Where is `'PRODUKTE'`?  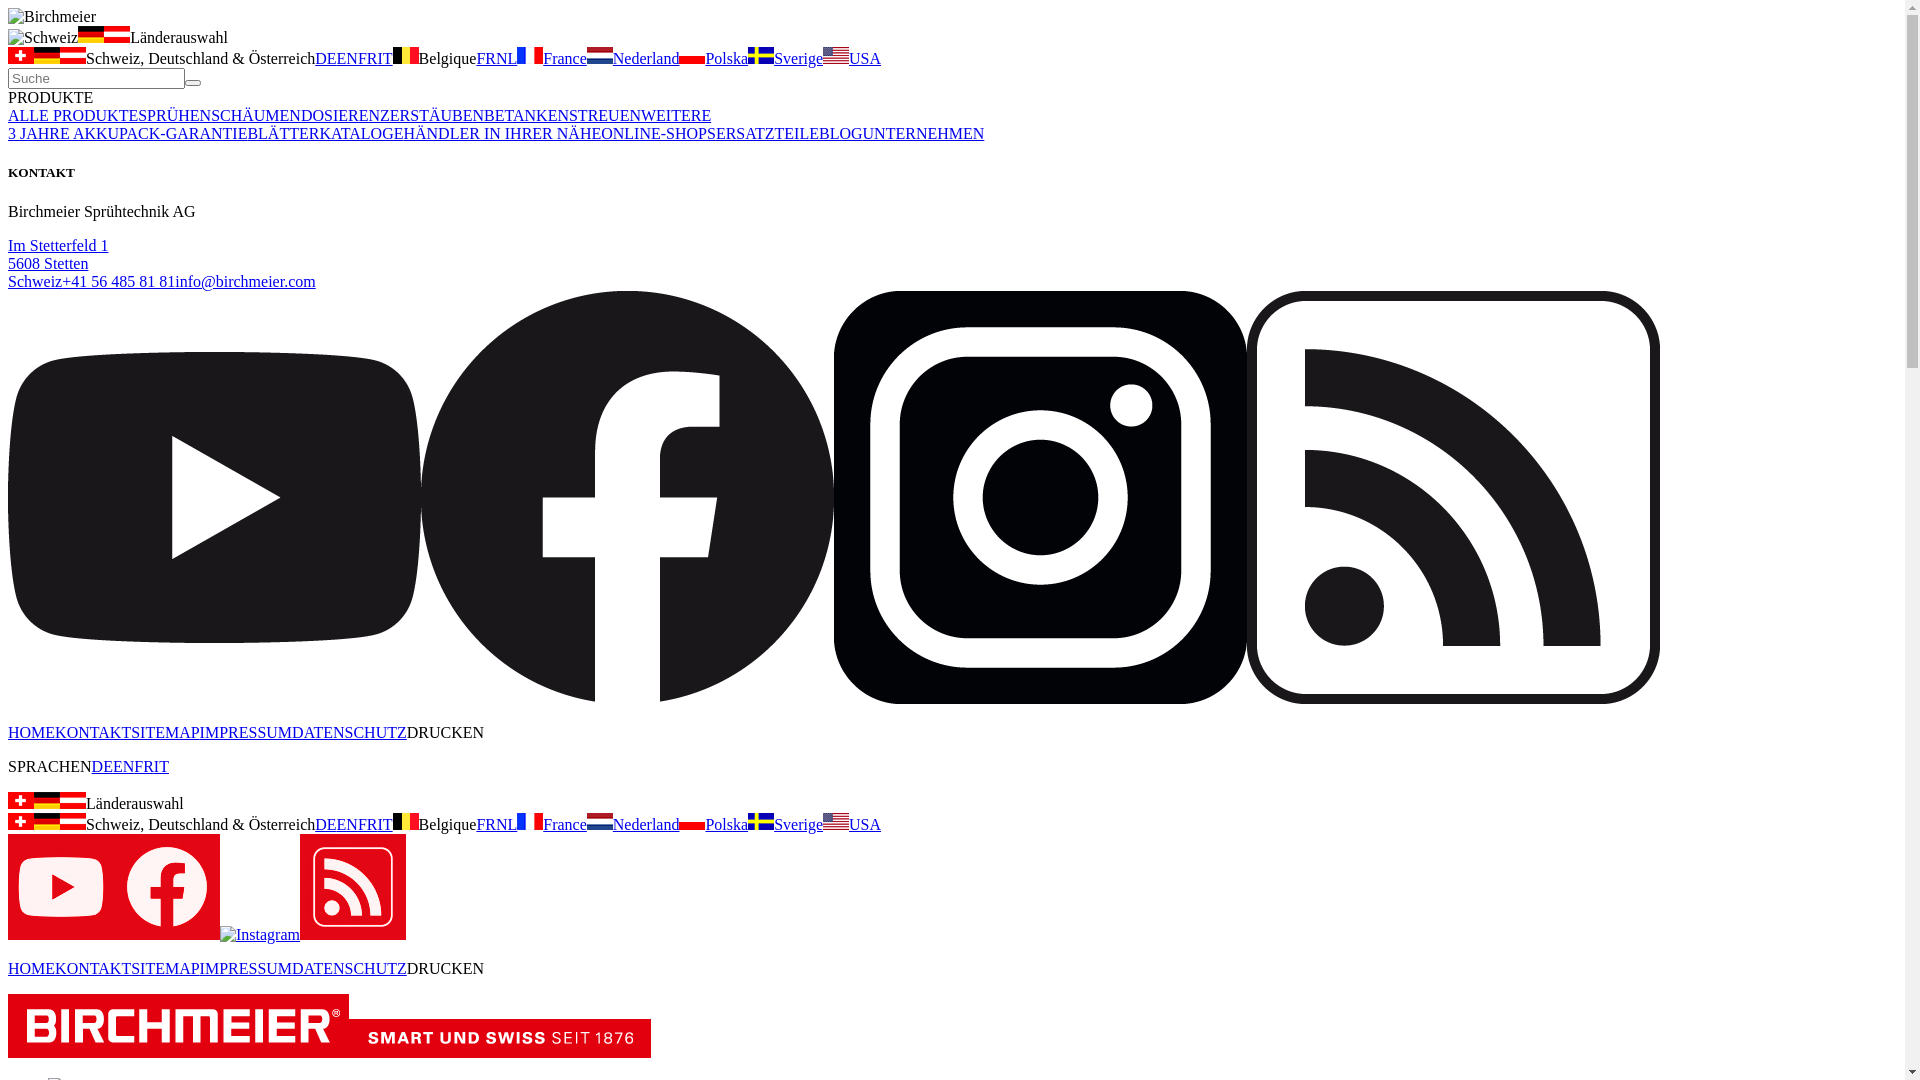 'PRODUKTE' is located at coordinates (50, 97).